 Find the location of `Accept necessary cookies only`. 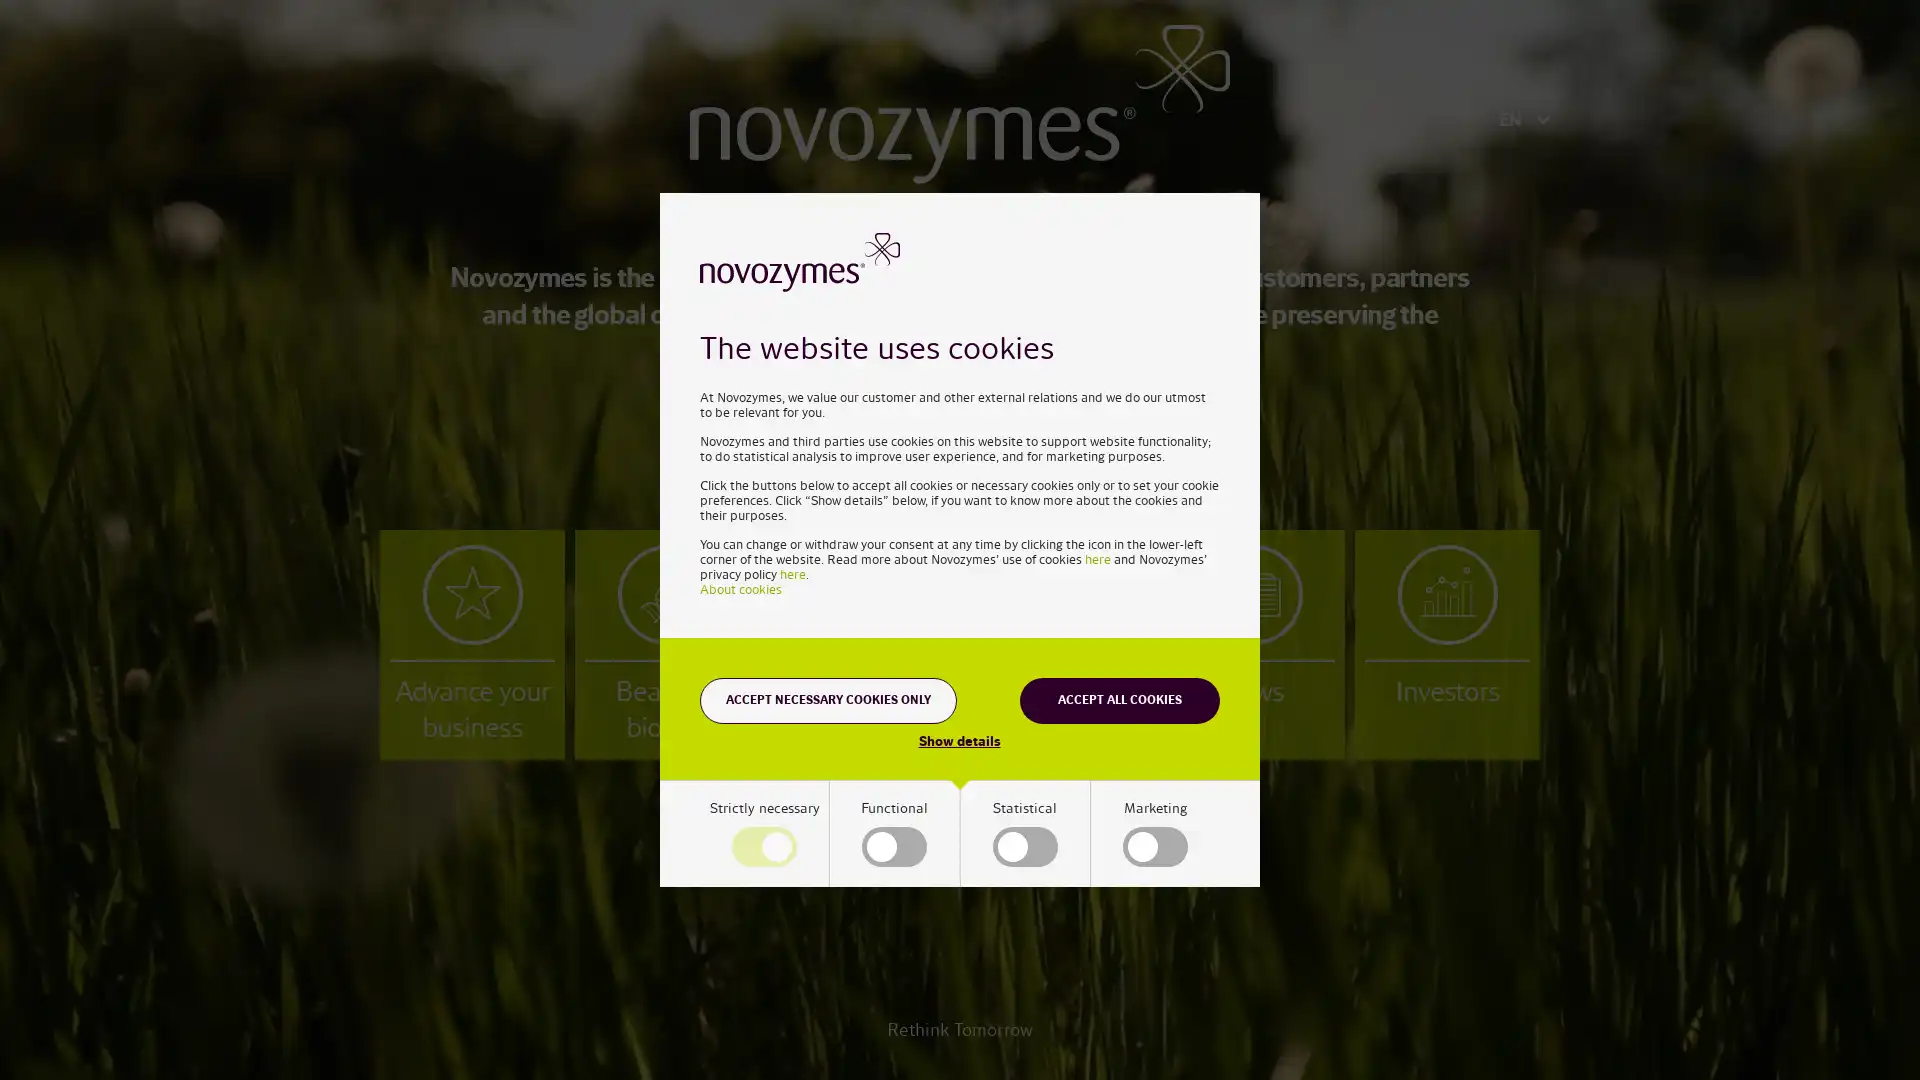

Accept necessary cookies only is located at coordinates (828, 698).